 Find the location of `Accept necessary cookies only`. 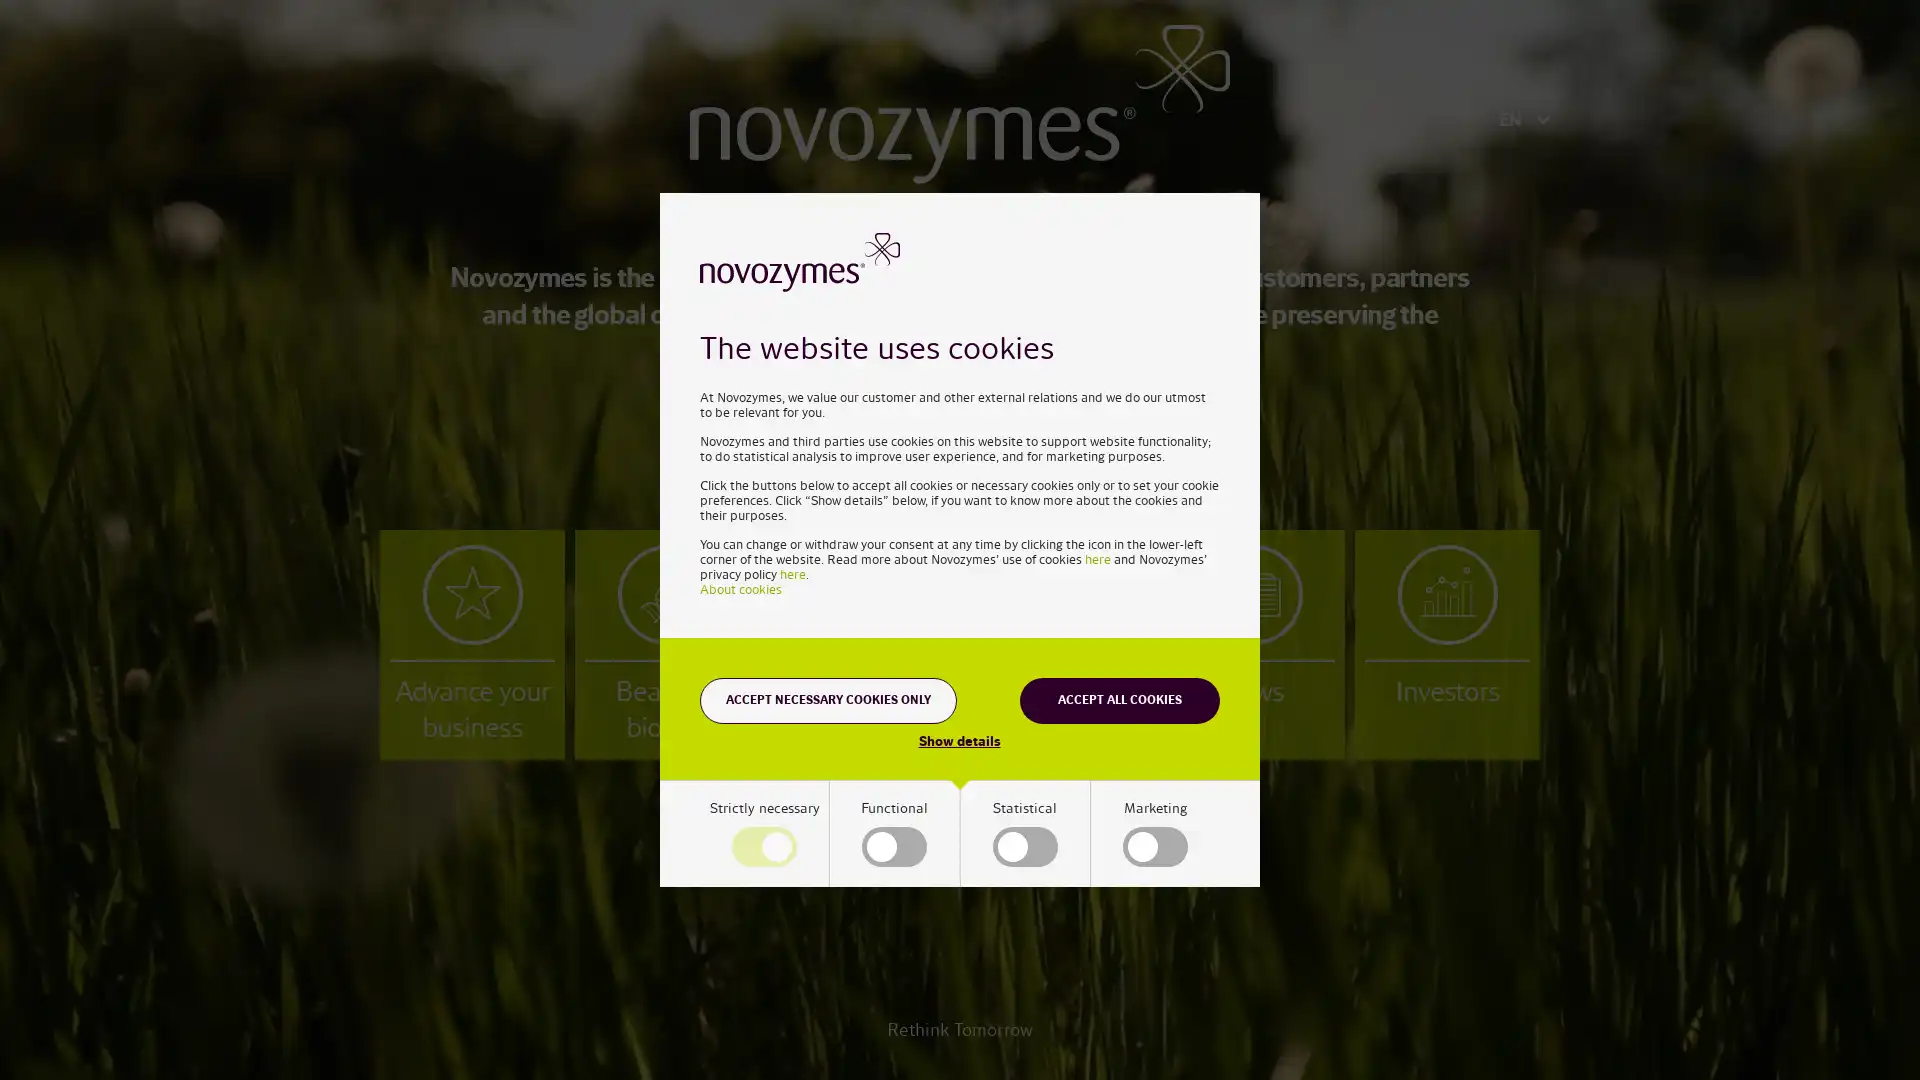

Accept necessary cookies only is located at coordinates (828, 698).